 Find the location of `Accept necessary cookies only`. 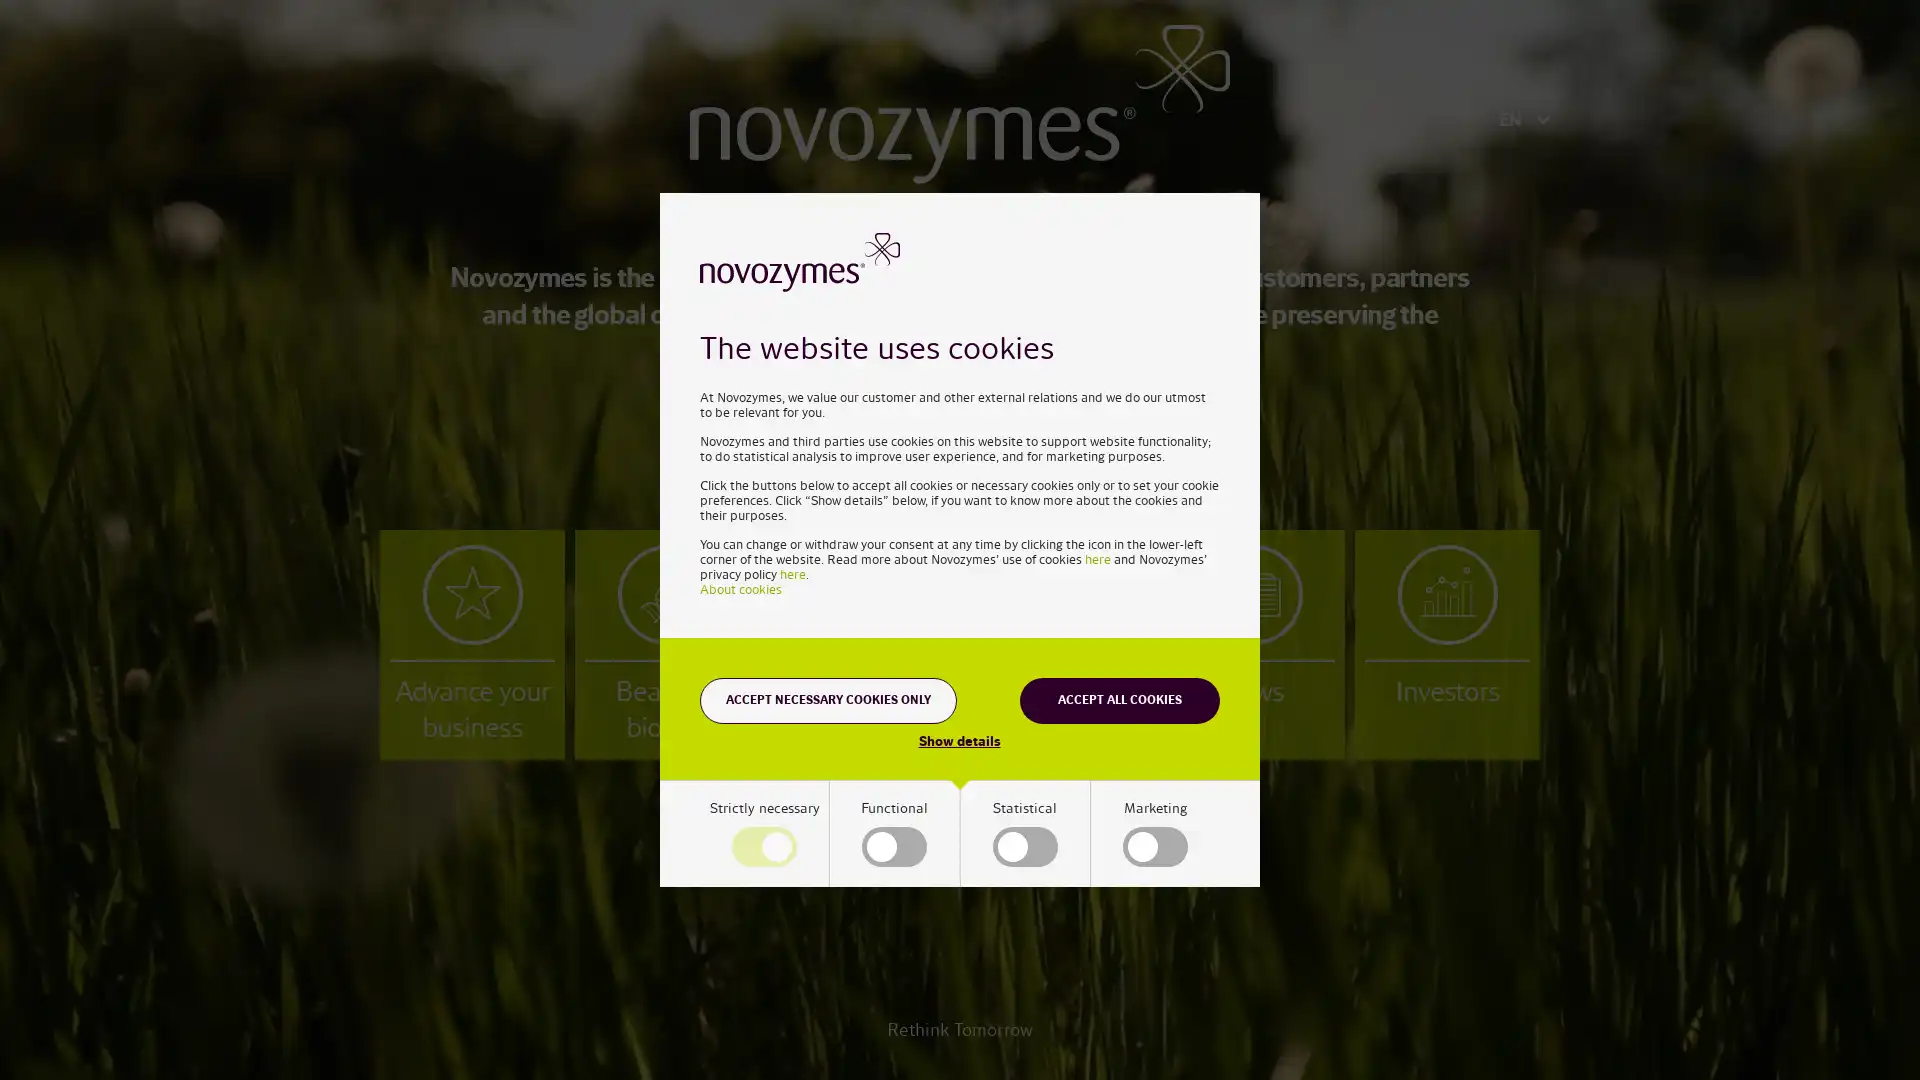

Accept necessary cookies only is located at coordinates (828, 698).